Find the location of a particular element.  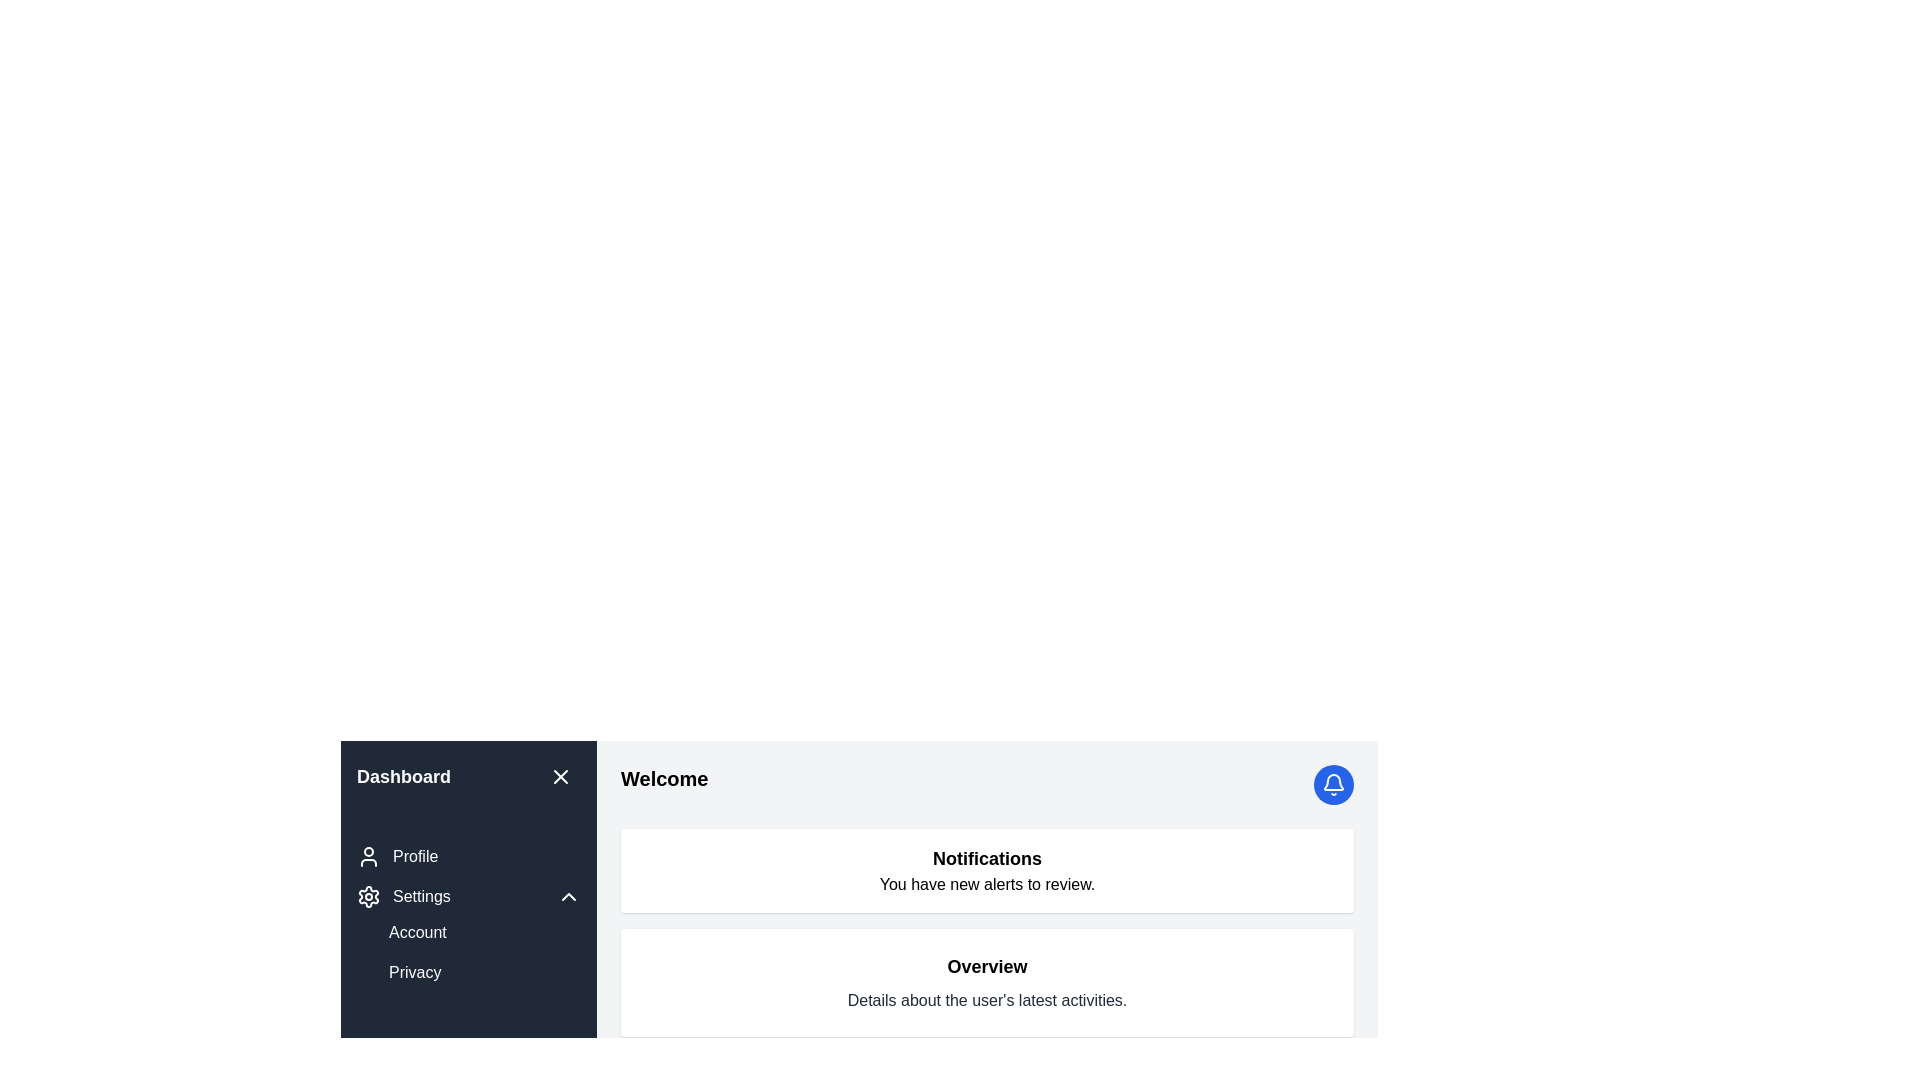

the descriptive text that provides context about user-related activities located under the 'Overview' title in the 'Notifications' section is located at coordinates (987, 1001).